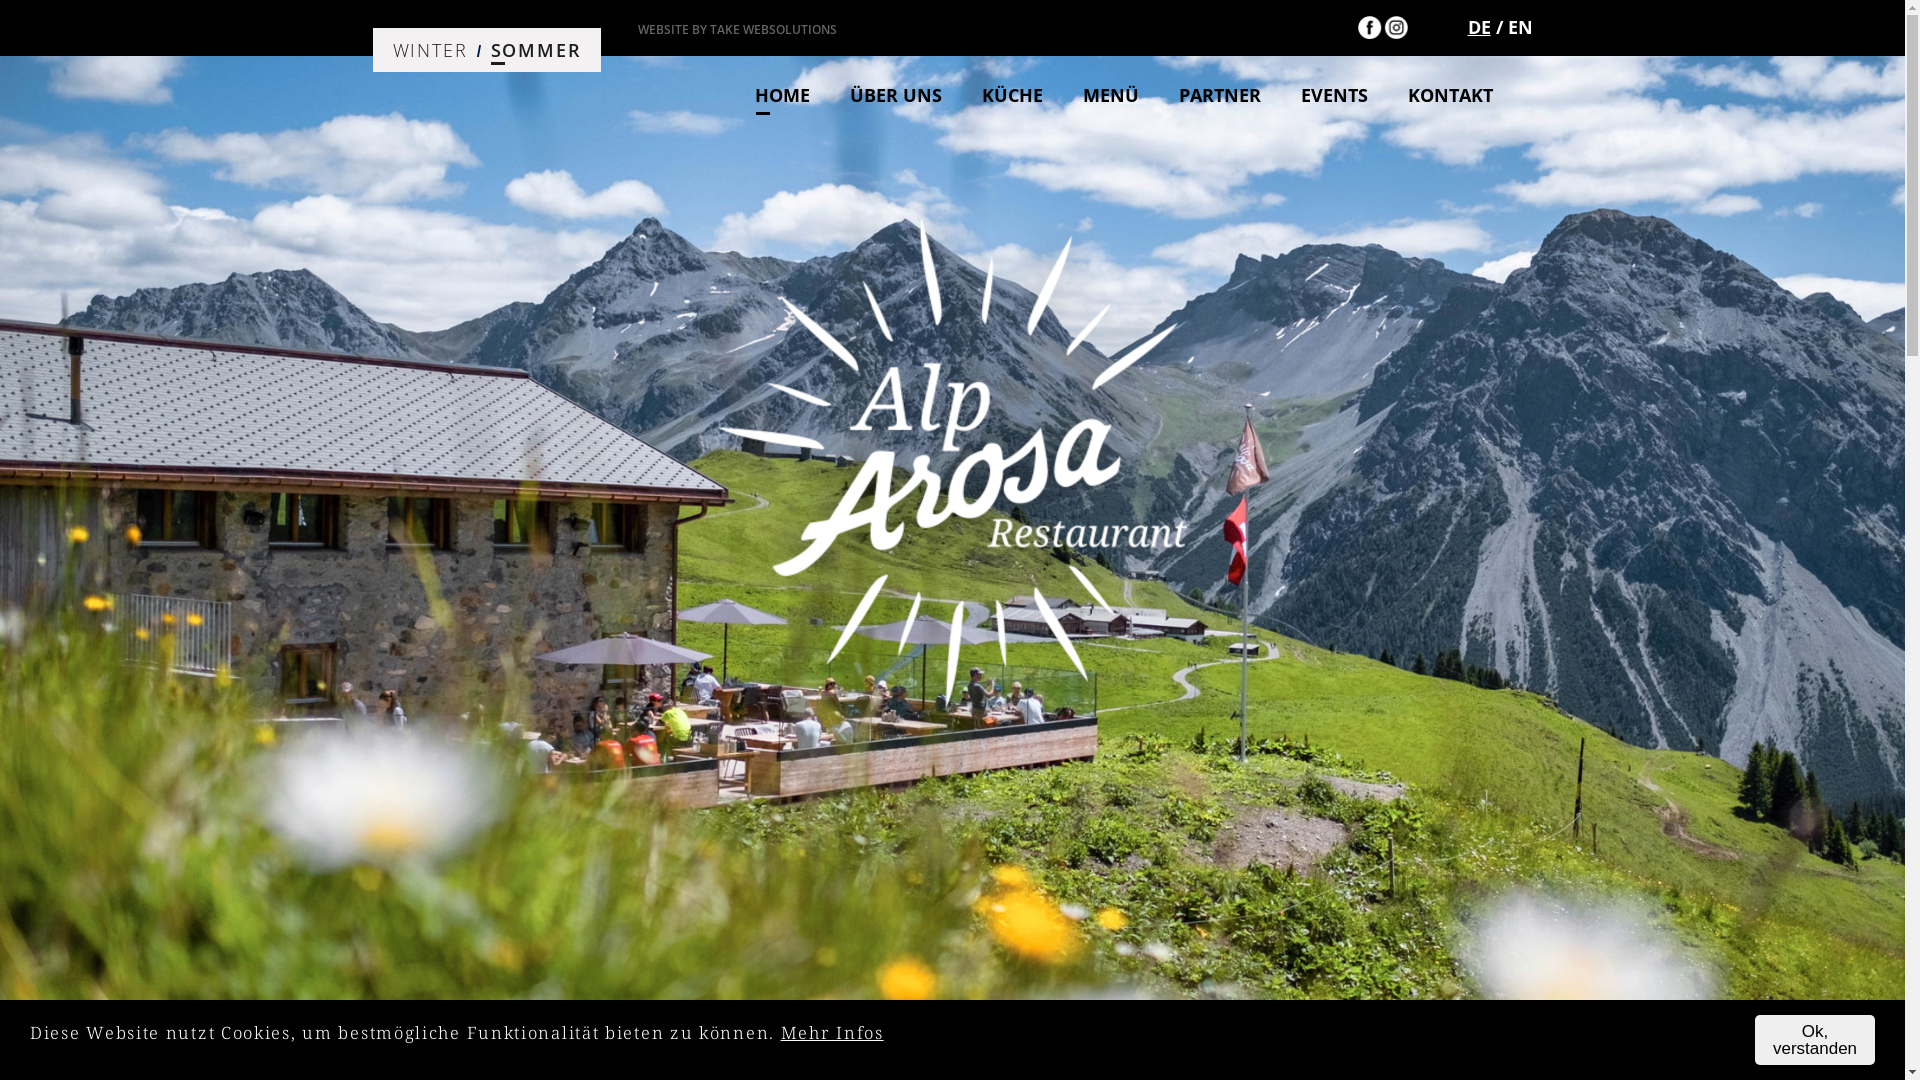 Image resolution: width=1920 pixels, height=1080 pixels. I want to click on 'HOME', so click(801, 95).